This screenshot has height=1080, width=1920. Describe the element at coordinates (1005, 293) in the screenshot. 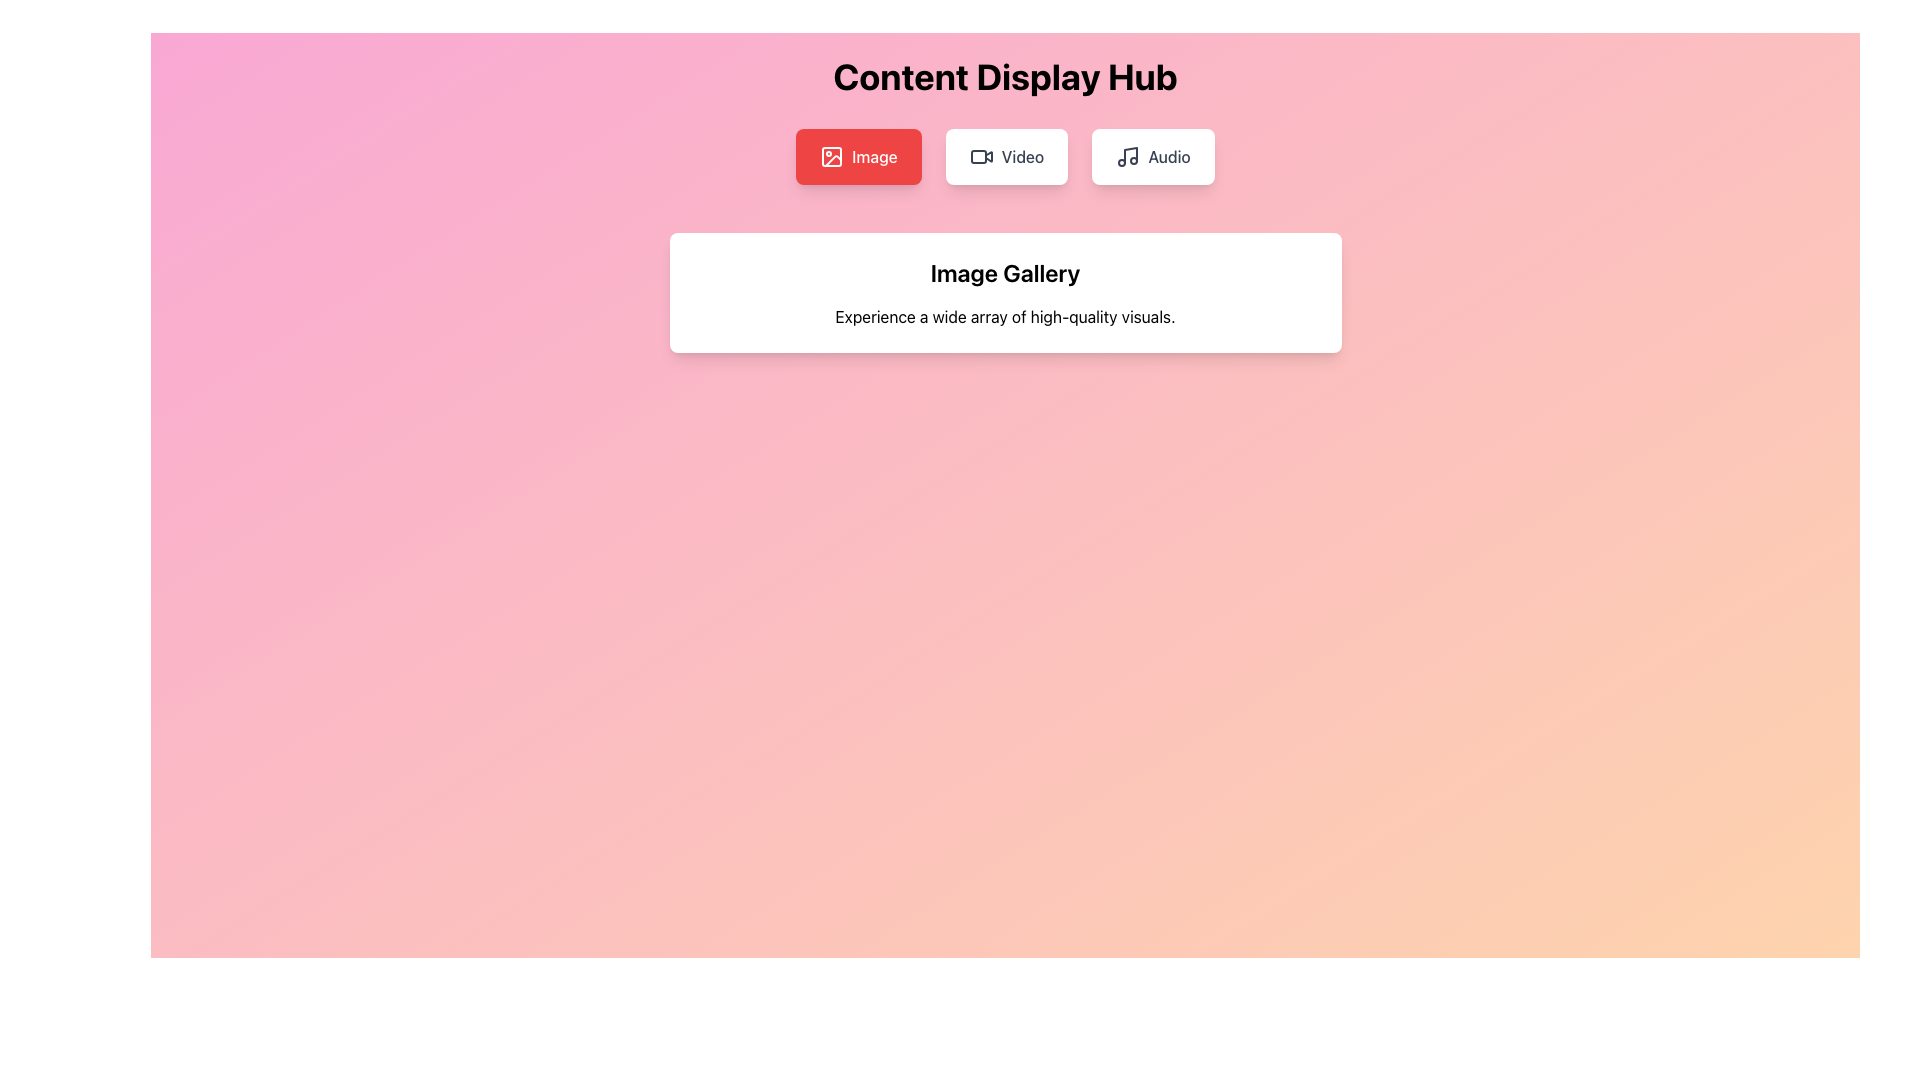

I see `the Informational panel that introduces the 'Image Gallery', located centrally below the main title 'Content Display Hub' and the interactive options 'Image', 'Video', and 'Audio'` at that location.